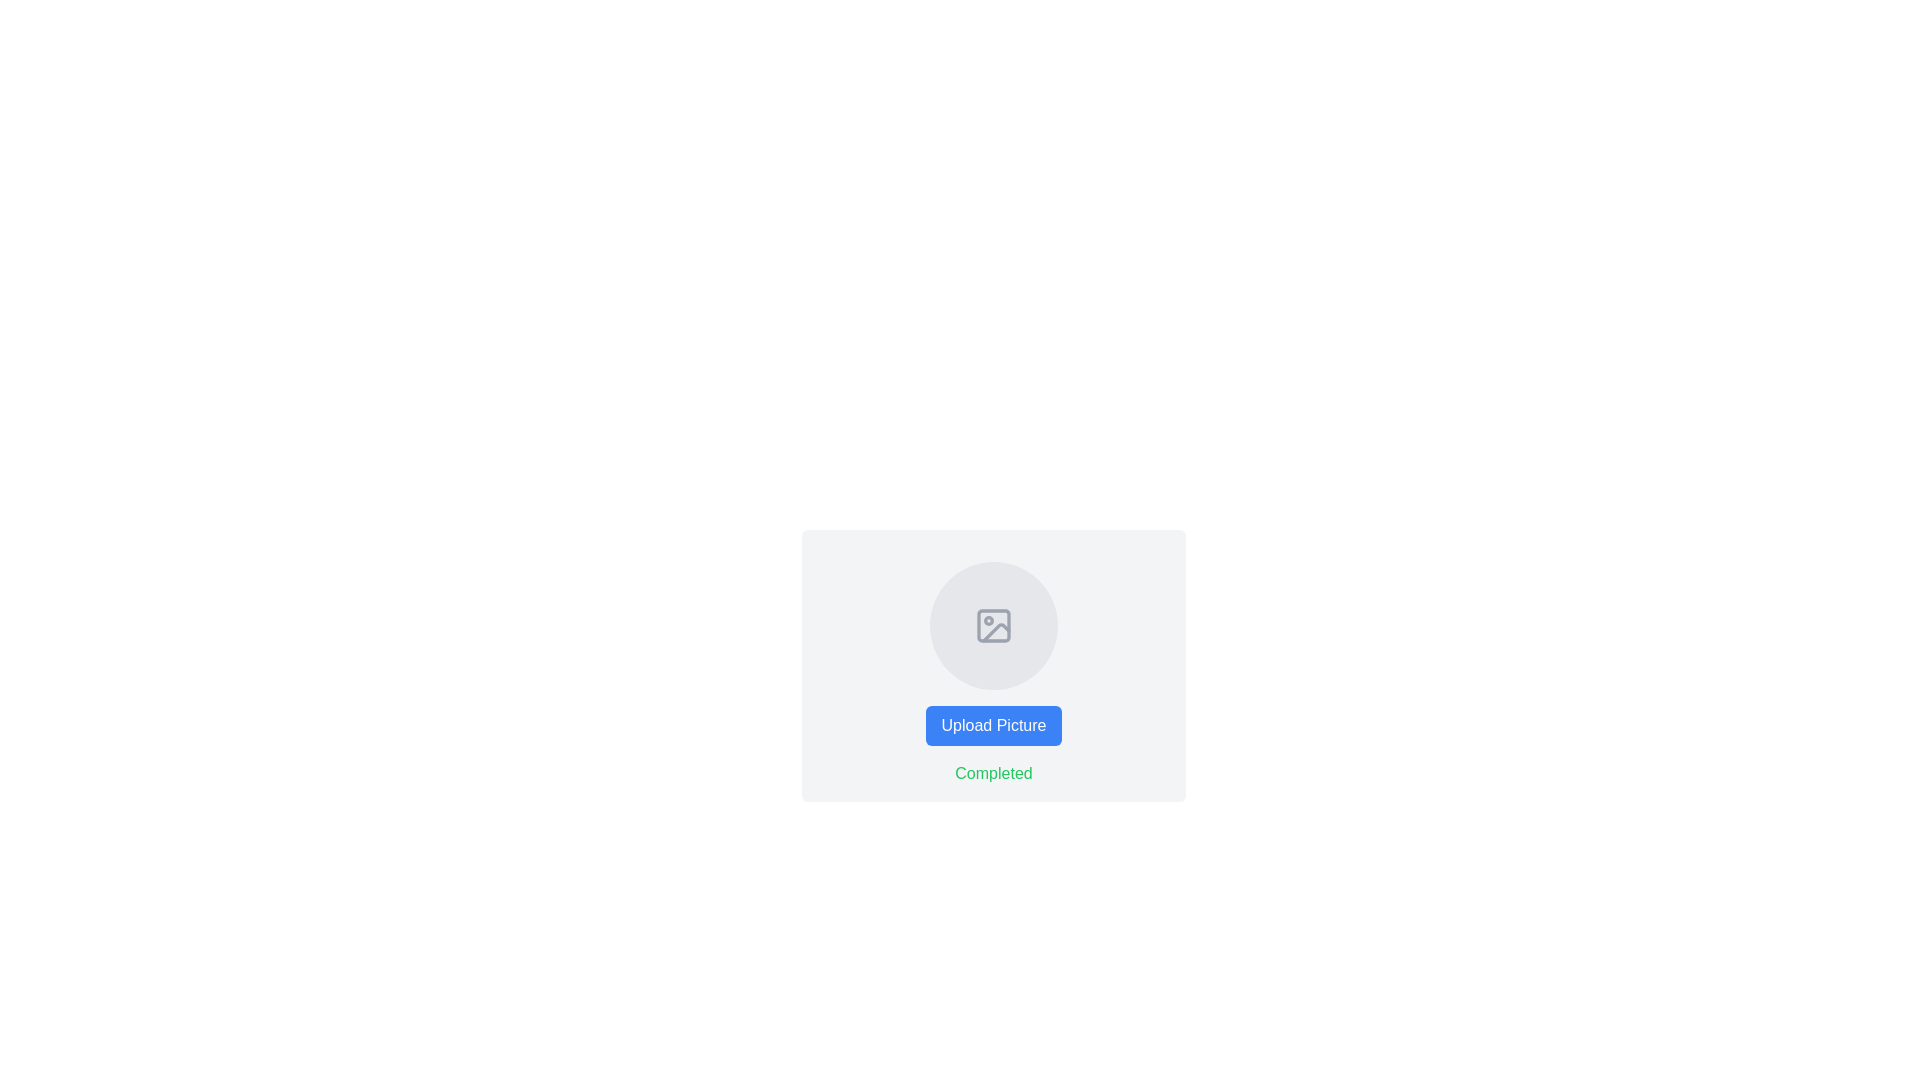 This screenshot has height=1080, width=1920. What do you see at coordinates (993, 624) in the screenshot?
I see `the icon that represents a placeholder for uploading pictures, located centrally within a circular background area above the 'Upload Picture' button` at bounding box center [993, 624].